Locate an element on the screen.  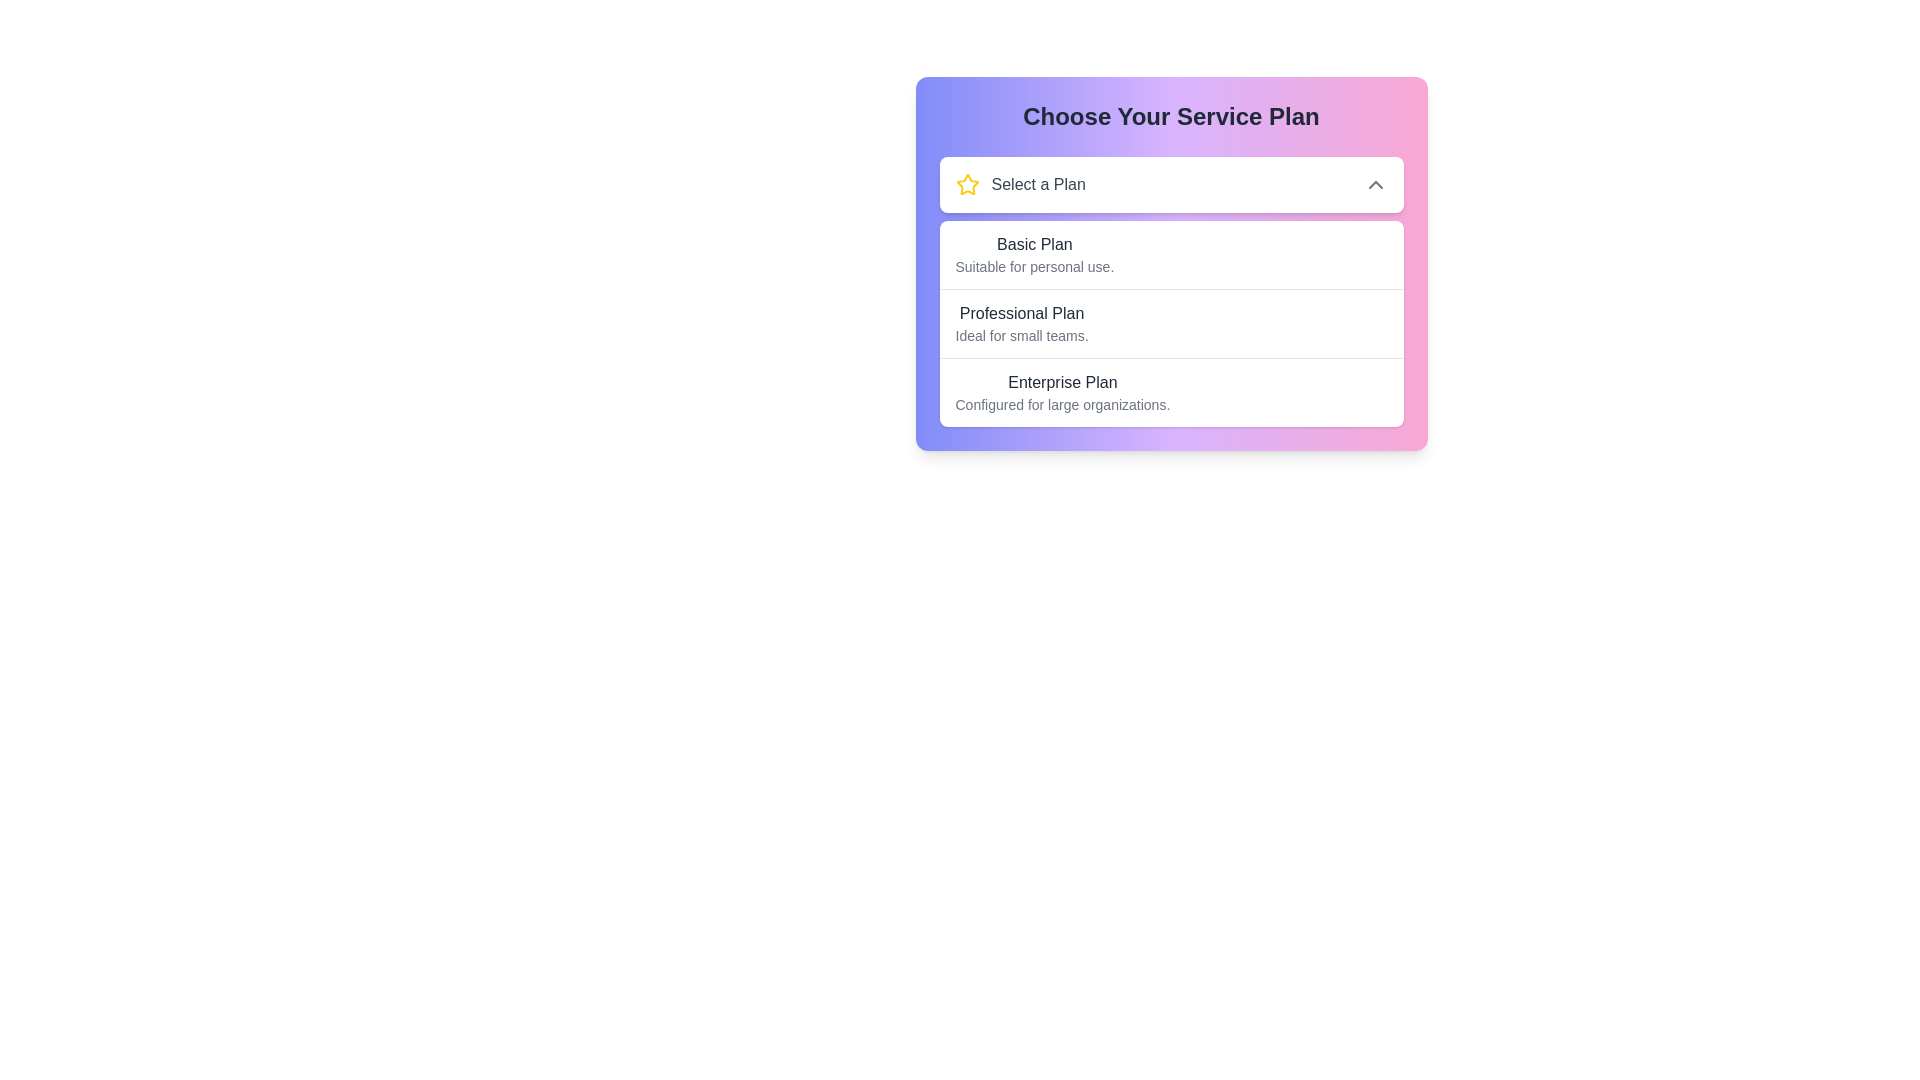
details of the selectable plan item located in the middle of the dropdown section, between the 'Basic Plan' and 'Enterprise Plan' is located at coordinates (1171, 323).